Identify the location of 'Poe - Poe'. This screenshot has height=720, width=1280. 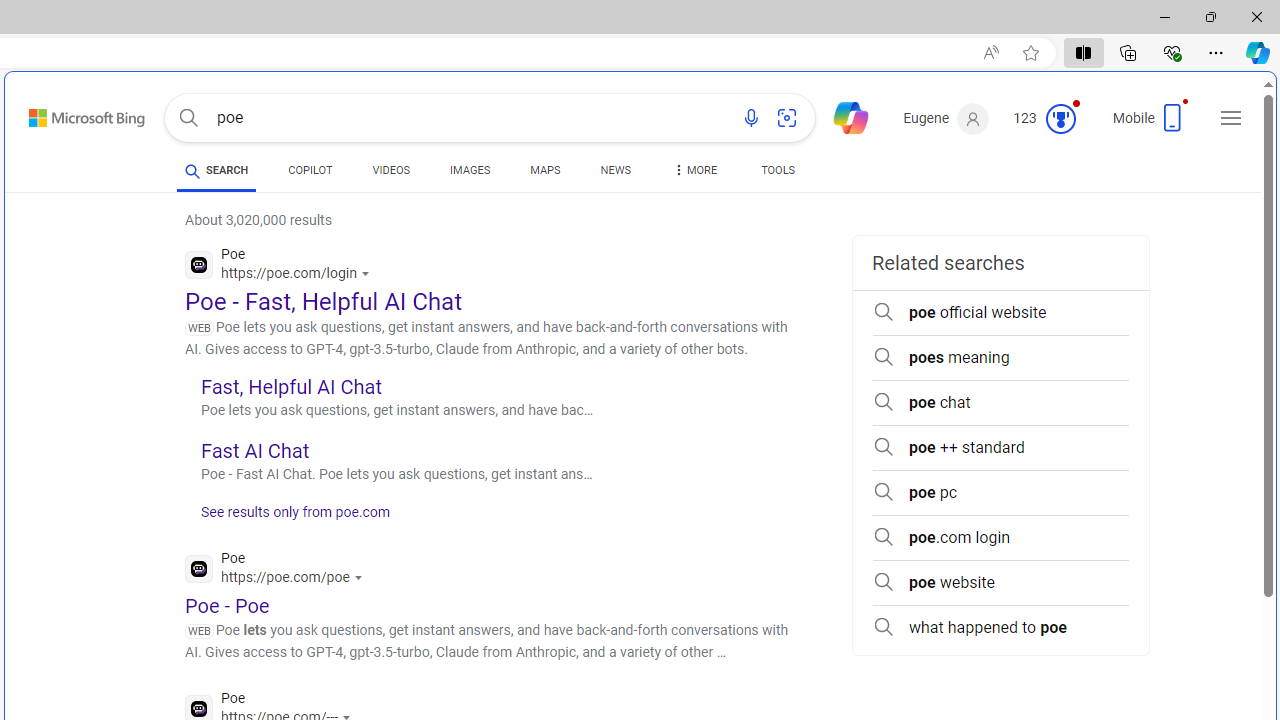
(227, 604).